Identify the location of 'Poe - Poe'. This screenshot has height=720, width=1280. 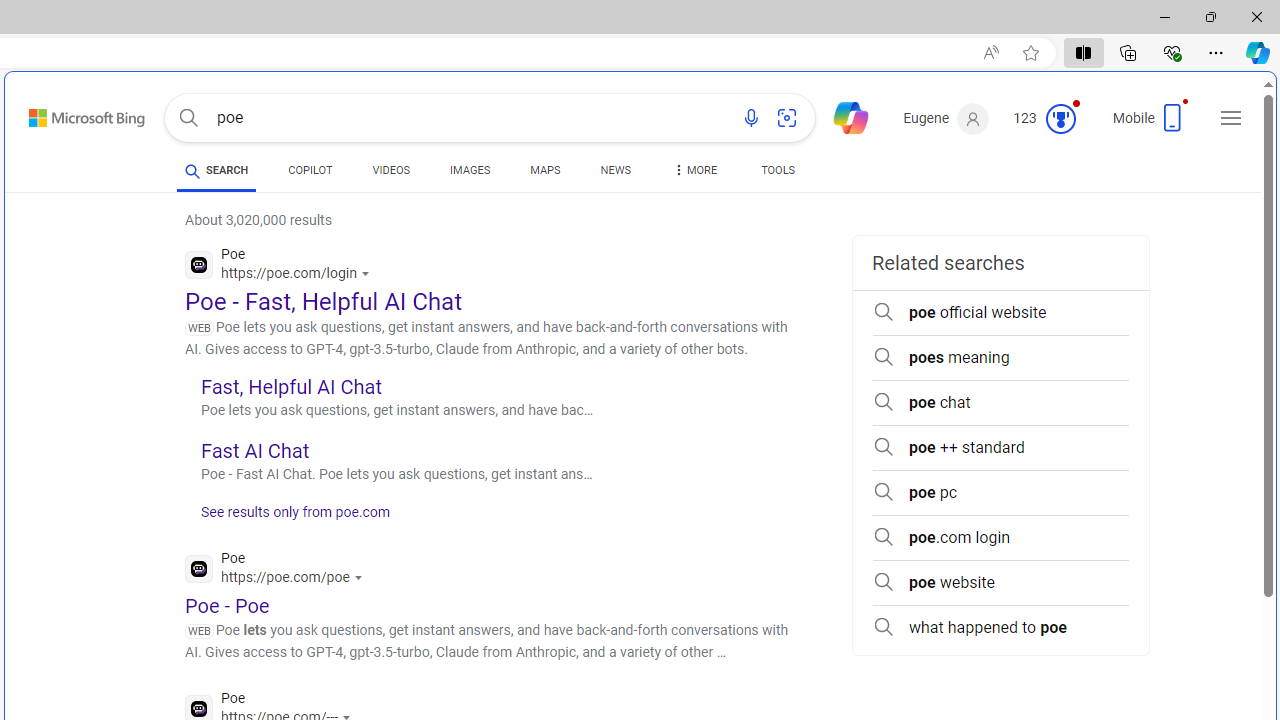
(227, 604).